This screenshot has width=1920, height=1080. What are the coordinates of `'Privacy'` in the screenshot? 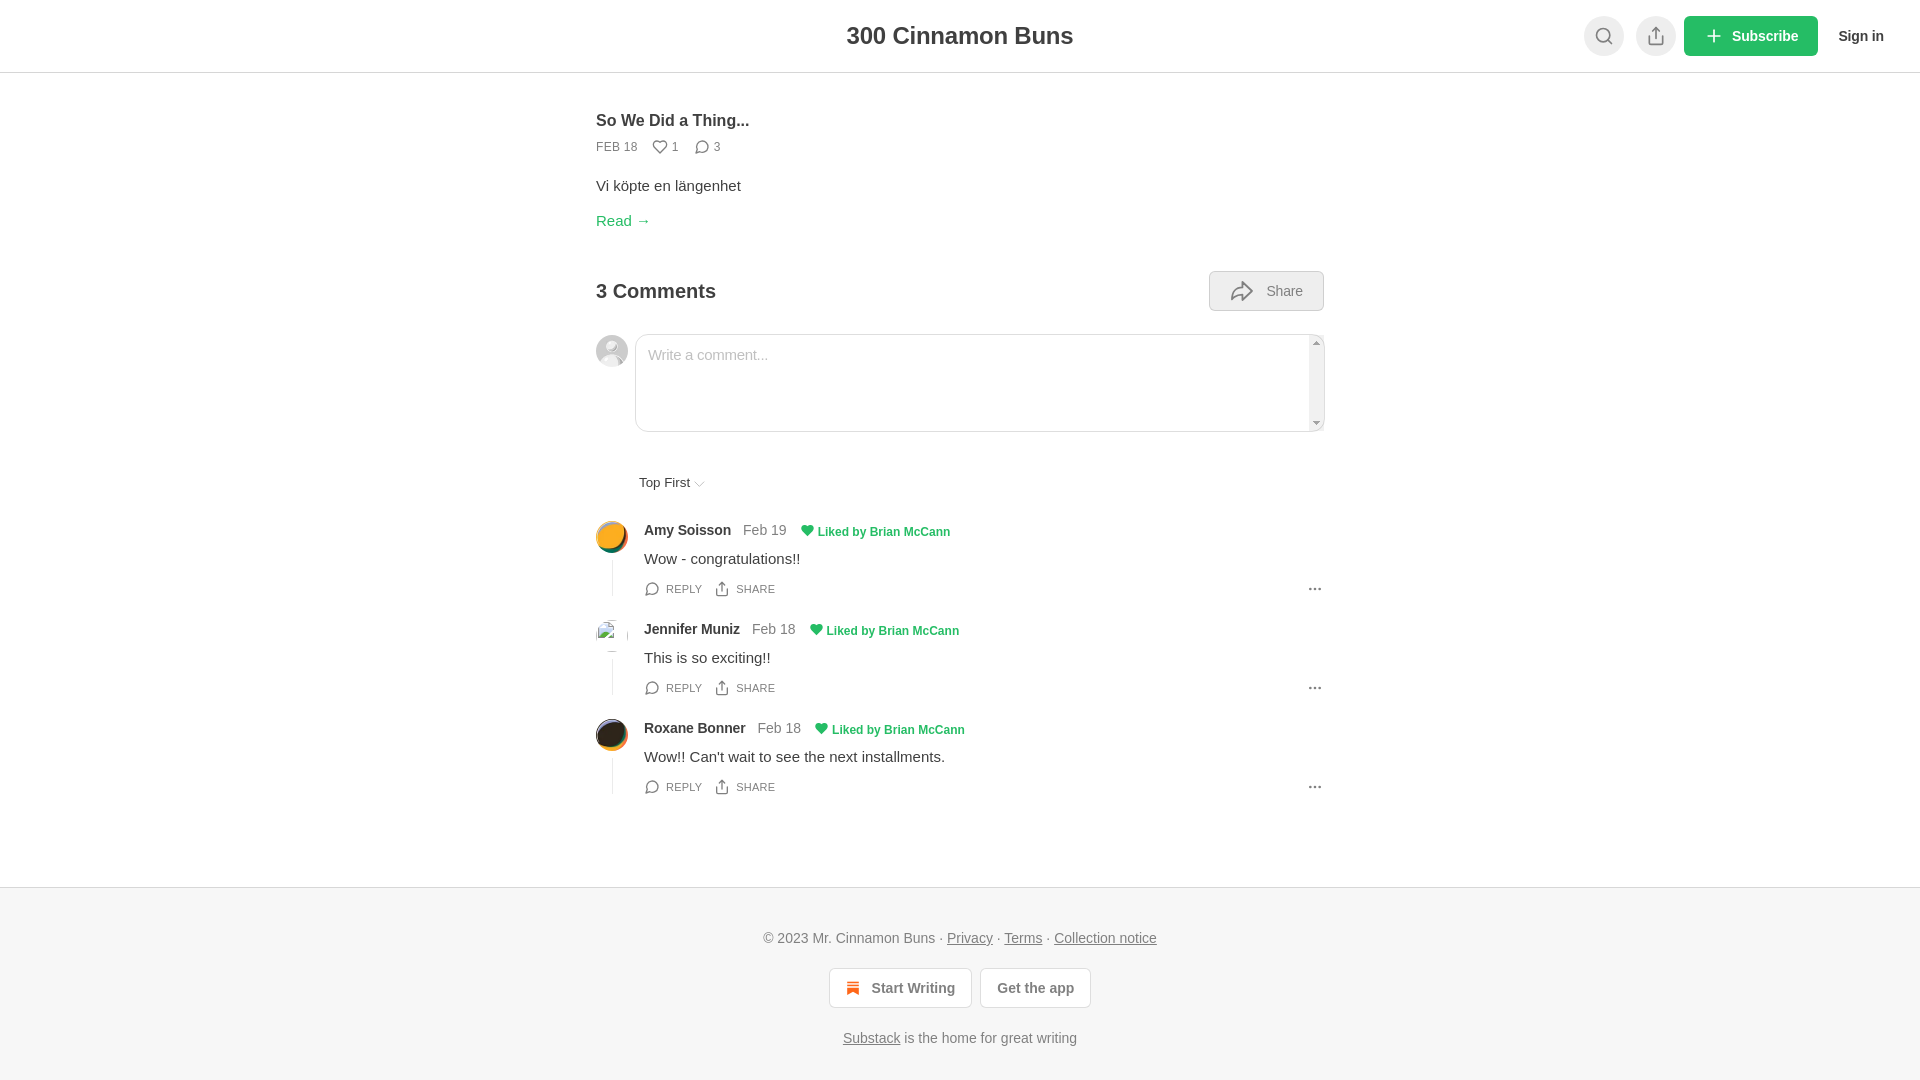 It's located at (969, 937).